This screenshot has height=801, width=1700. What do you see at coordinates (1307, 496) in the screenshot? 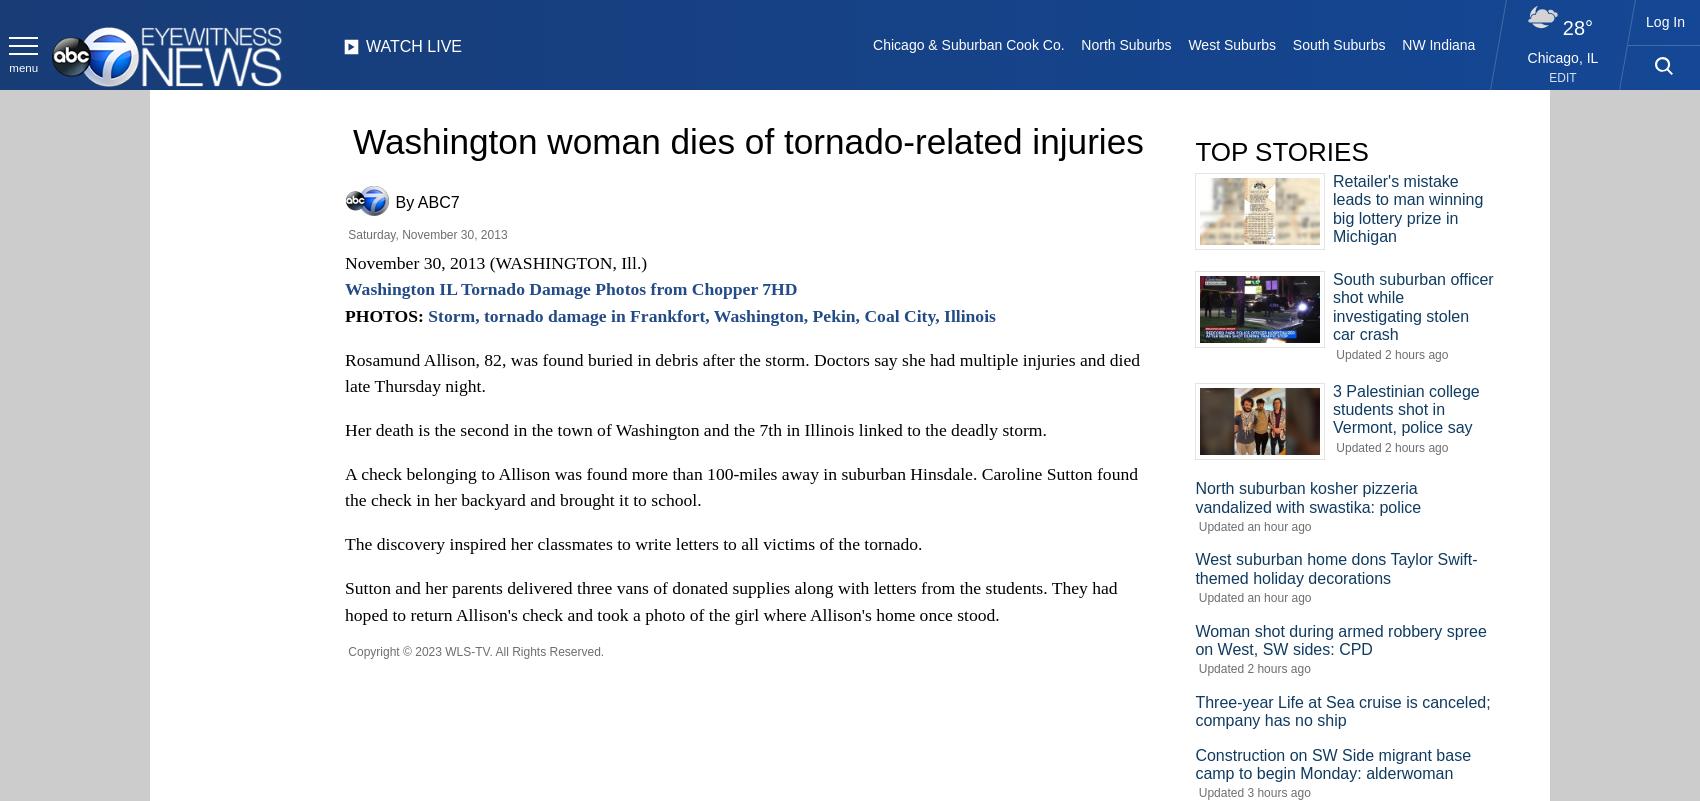
I see `'North suburban kosher pizzeria vandalized with swastika: police'` at bounding box center [1307, 496].